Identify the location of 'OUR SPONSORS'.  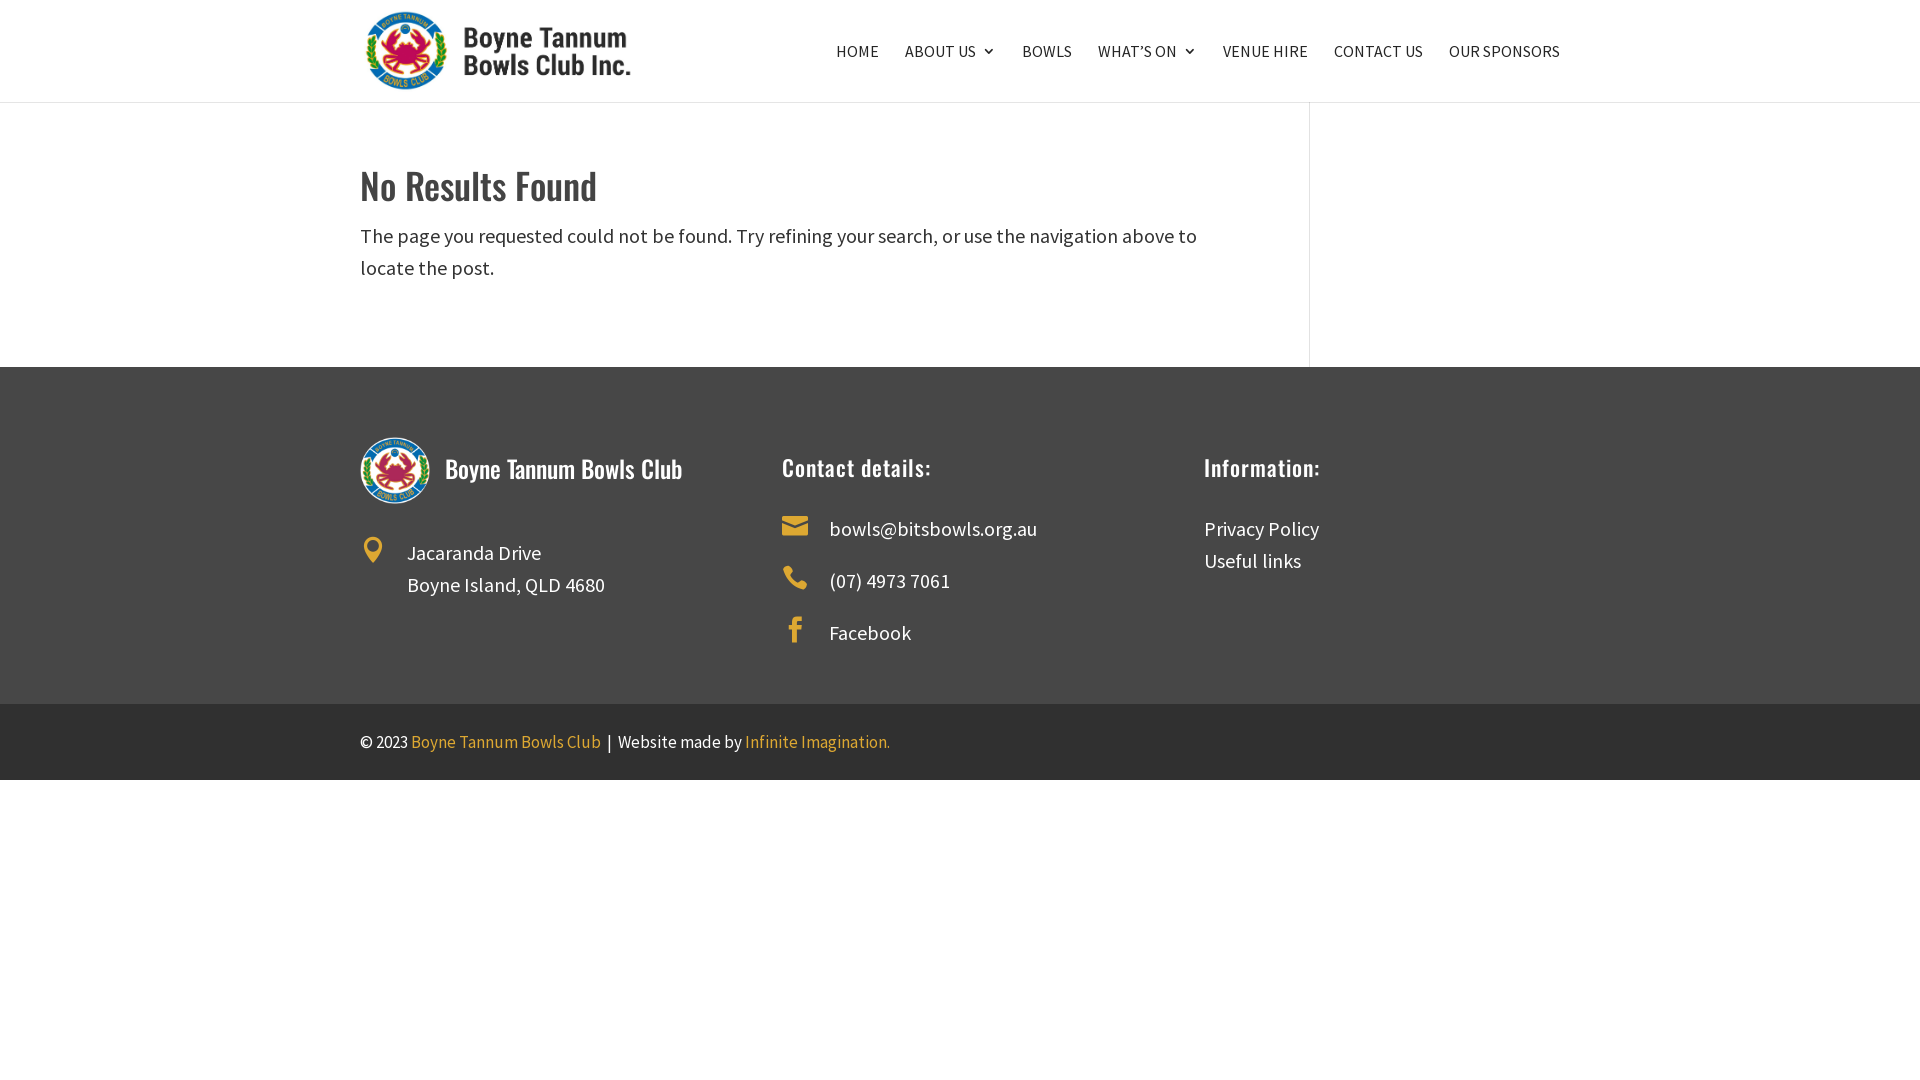
(1504, 72).